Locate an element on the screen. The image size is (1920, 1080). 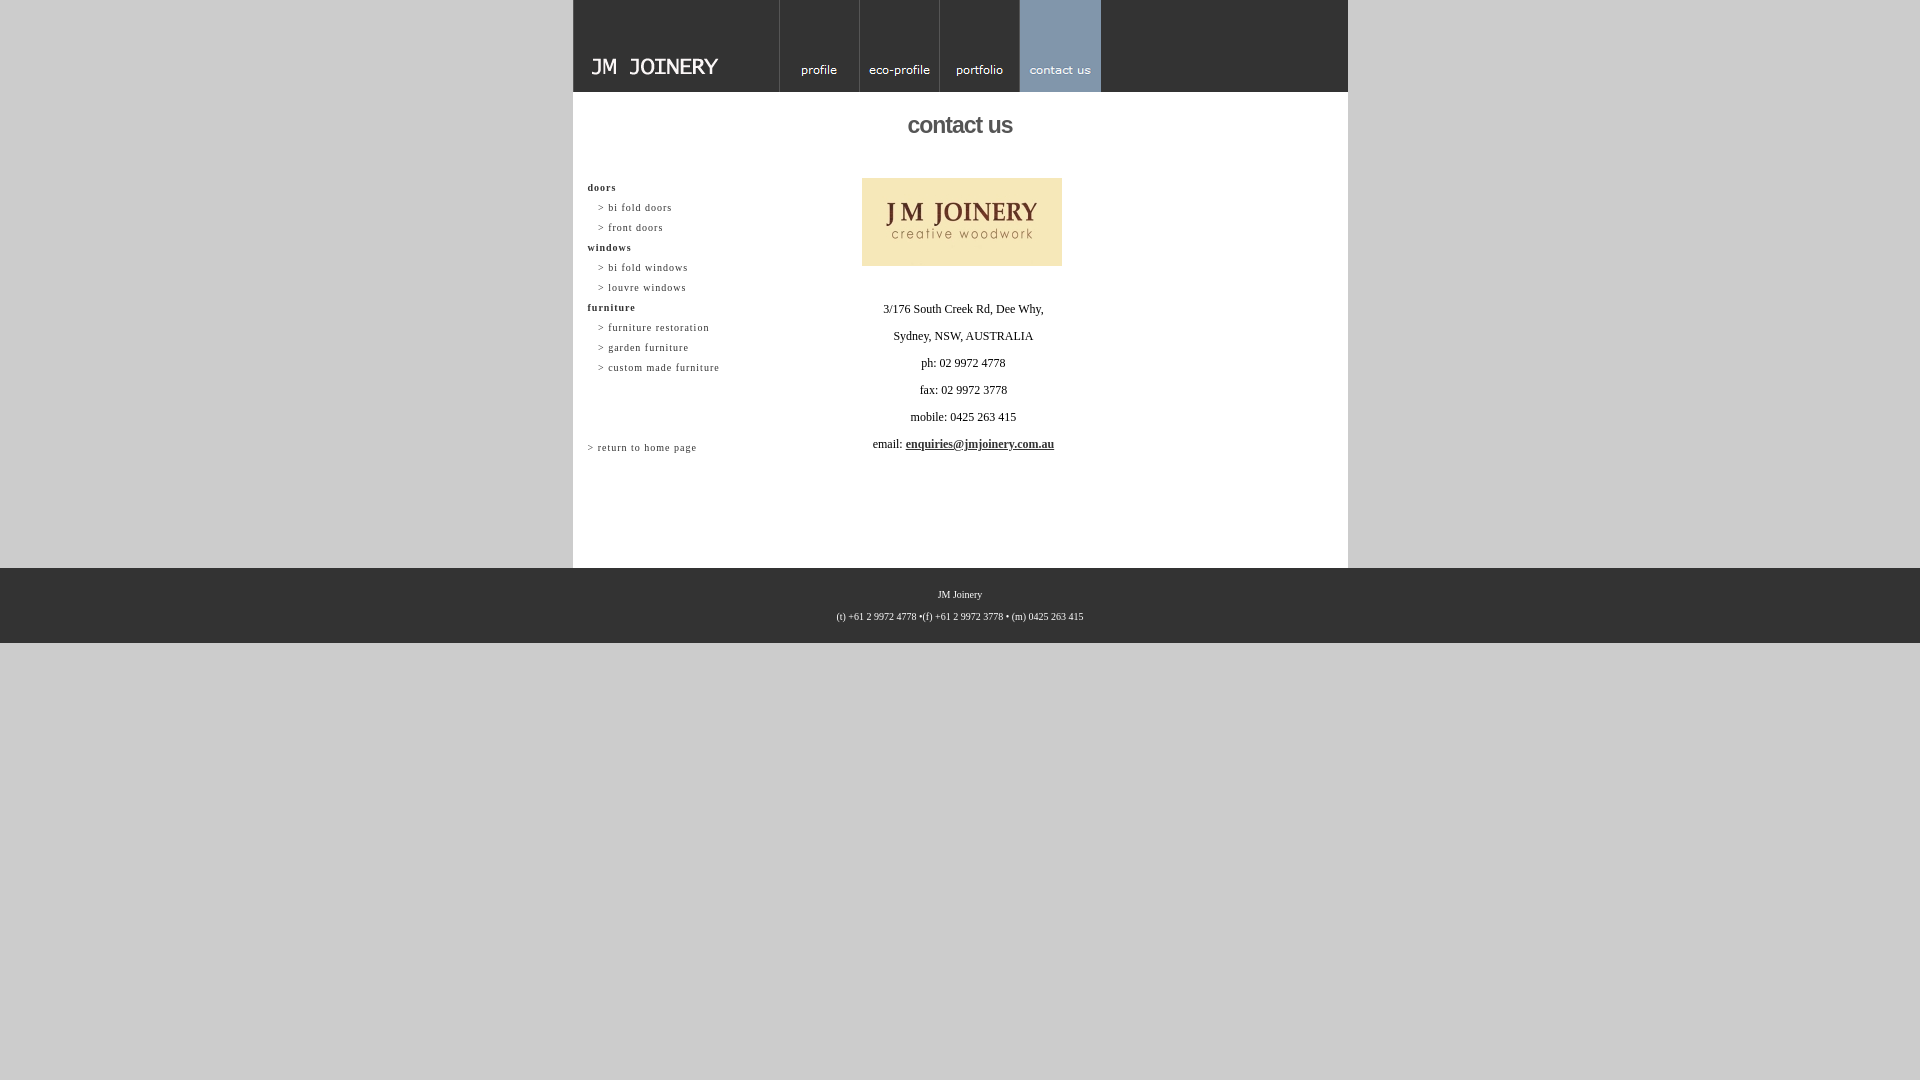
'> return to home page' is located at coordinates (667, 446).